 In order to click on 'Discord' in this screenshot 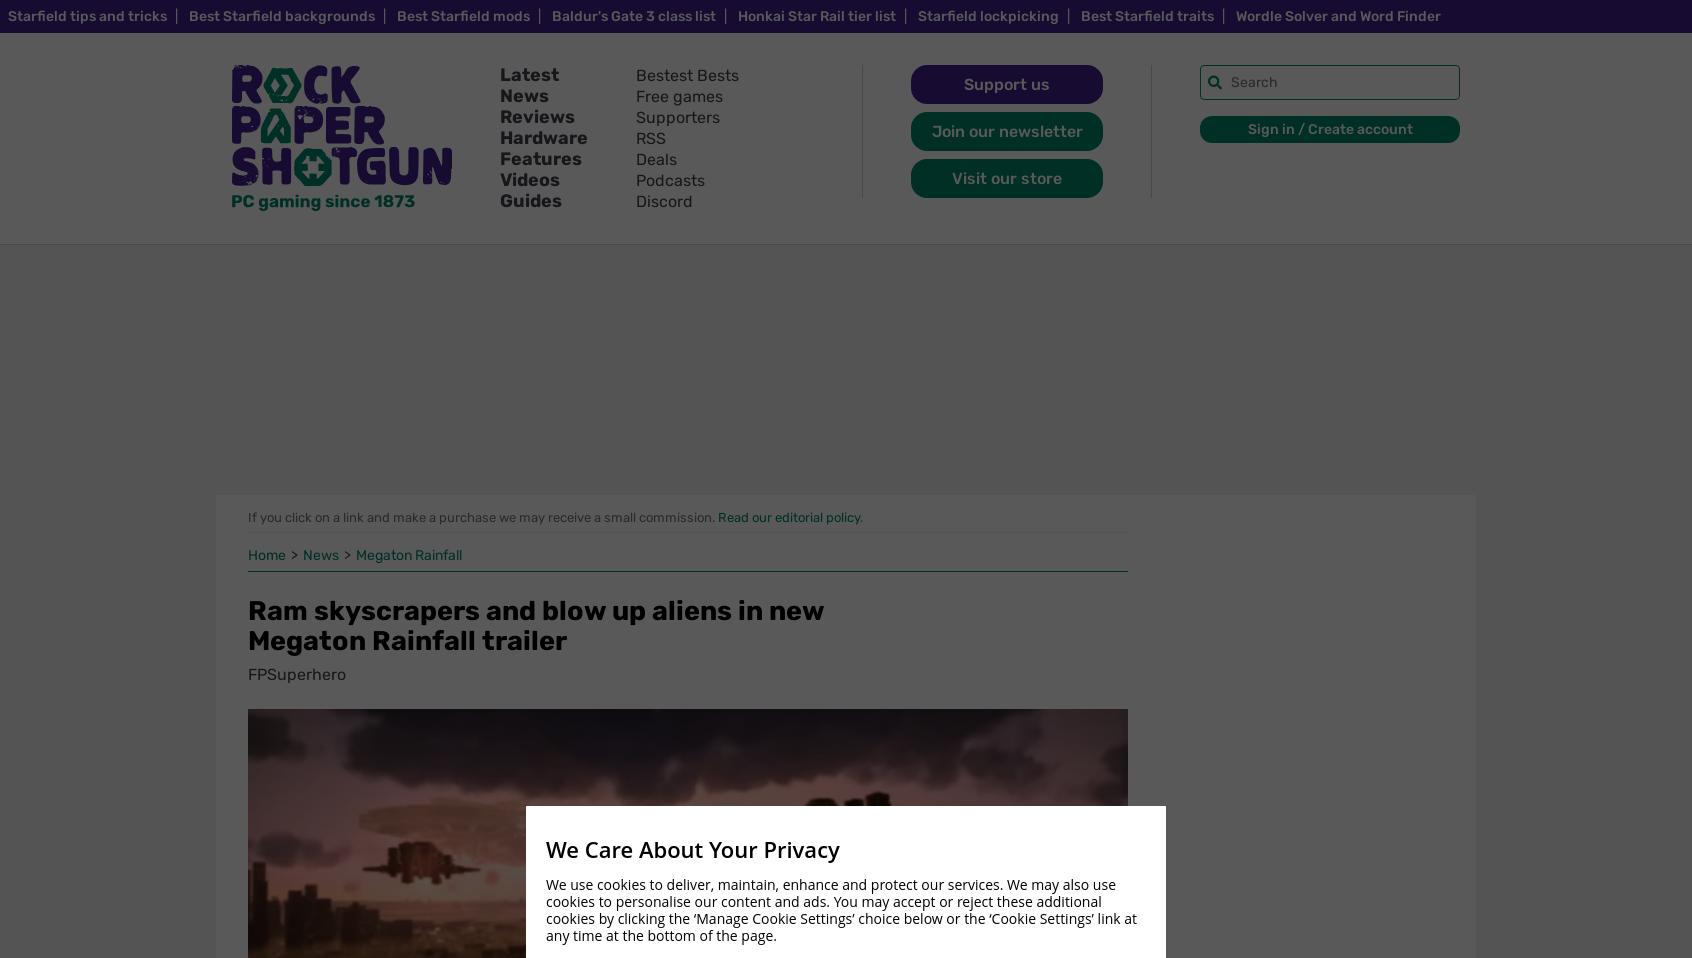, I will do `click(664, 200)`.